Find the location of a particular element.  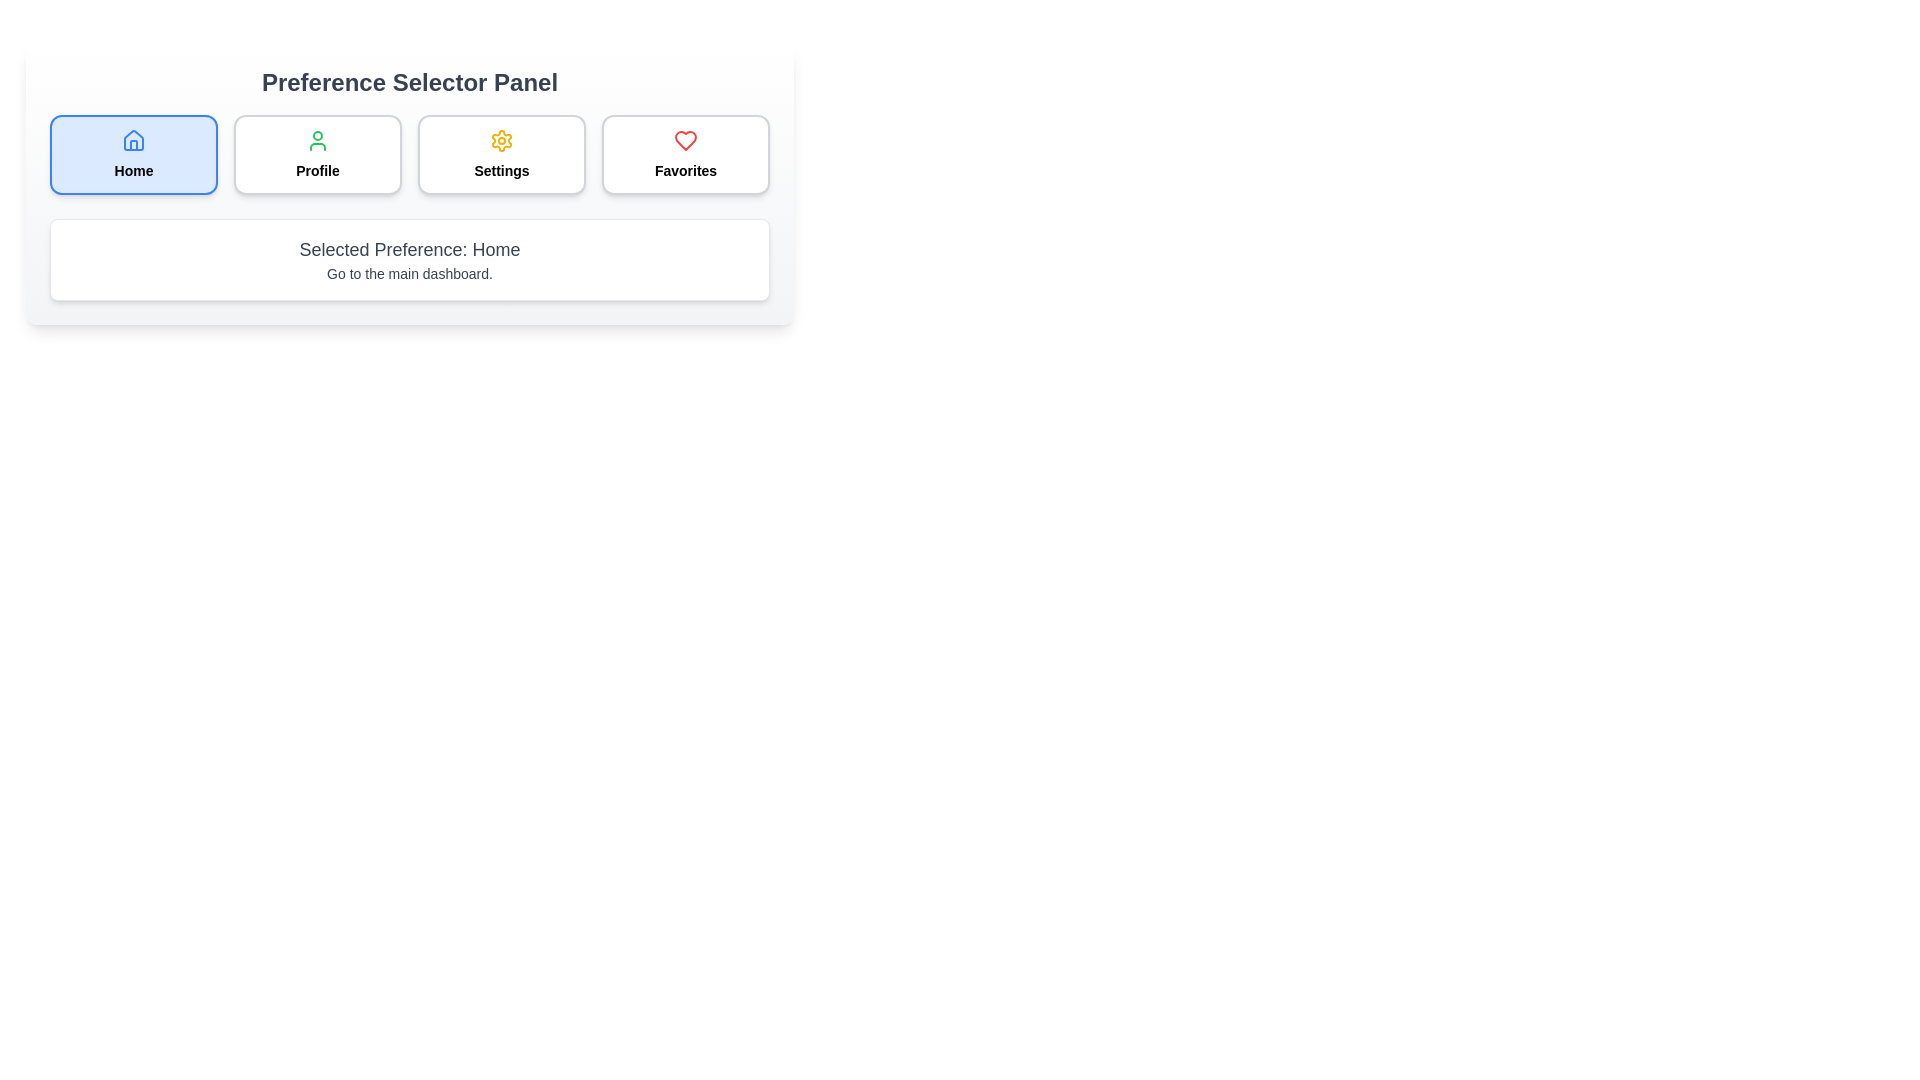

the 'Settings' text label, which is styled in a small bold font and is positioned beneath a gear icon, to the right of 'Profile' and to the left of 'Favorites' is located at coordinates (502, 169).